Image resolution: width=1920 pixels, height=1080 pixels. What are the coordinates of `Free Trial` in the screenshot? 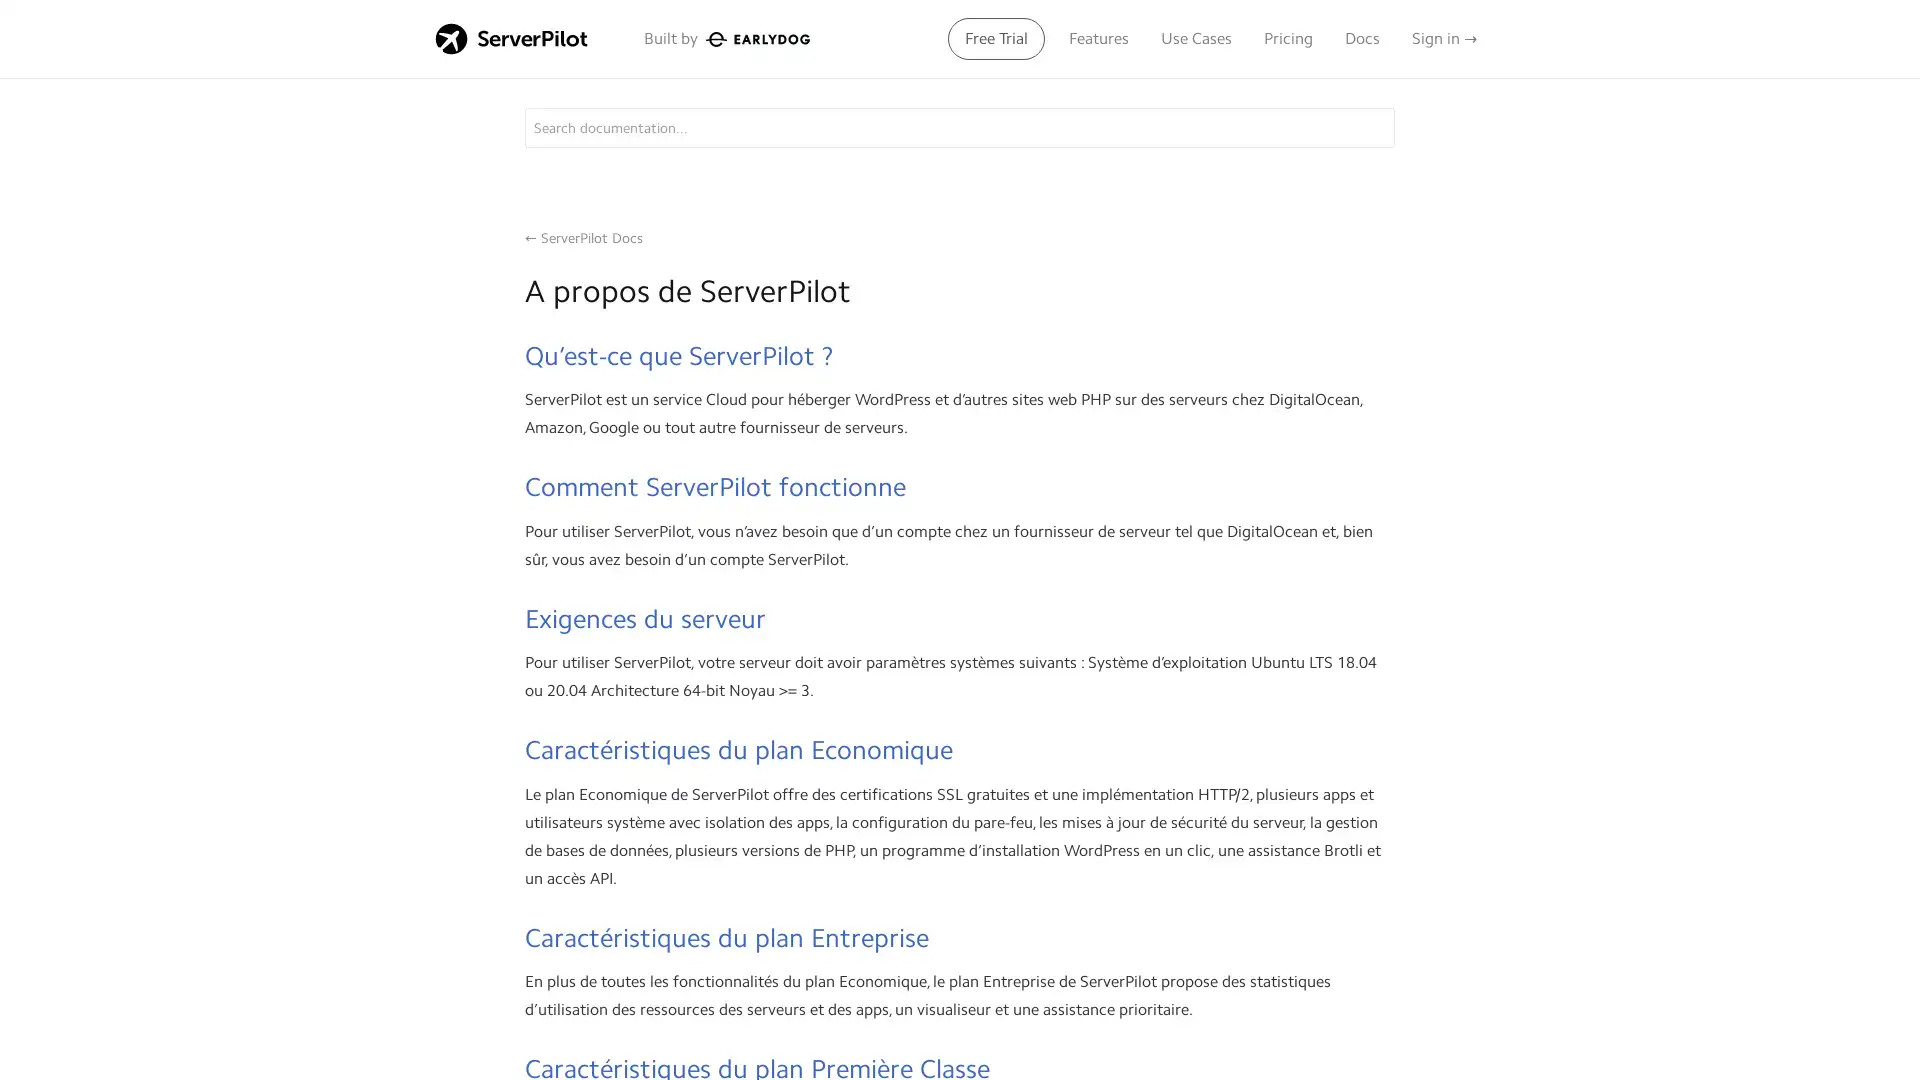 It's located at (996, 38).